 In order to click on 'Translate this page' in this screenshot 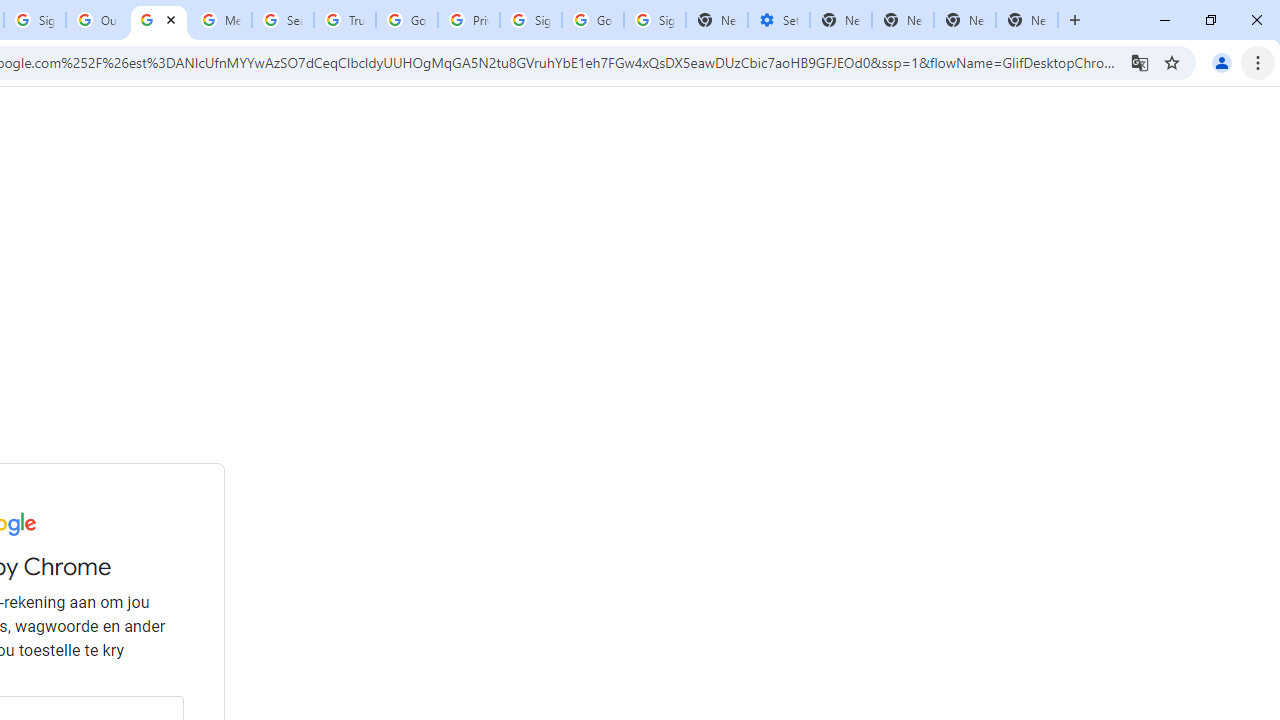, I will do `click(1139, 61)`.